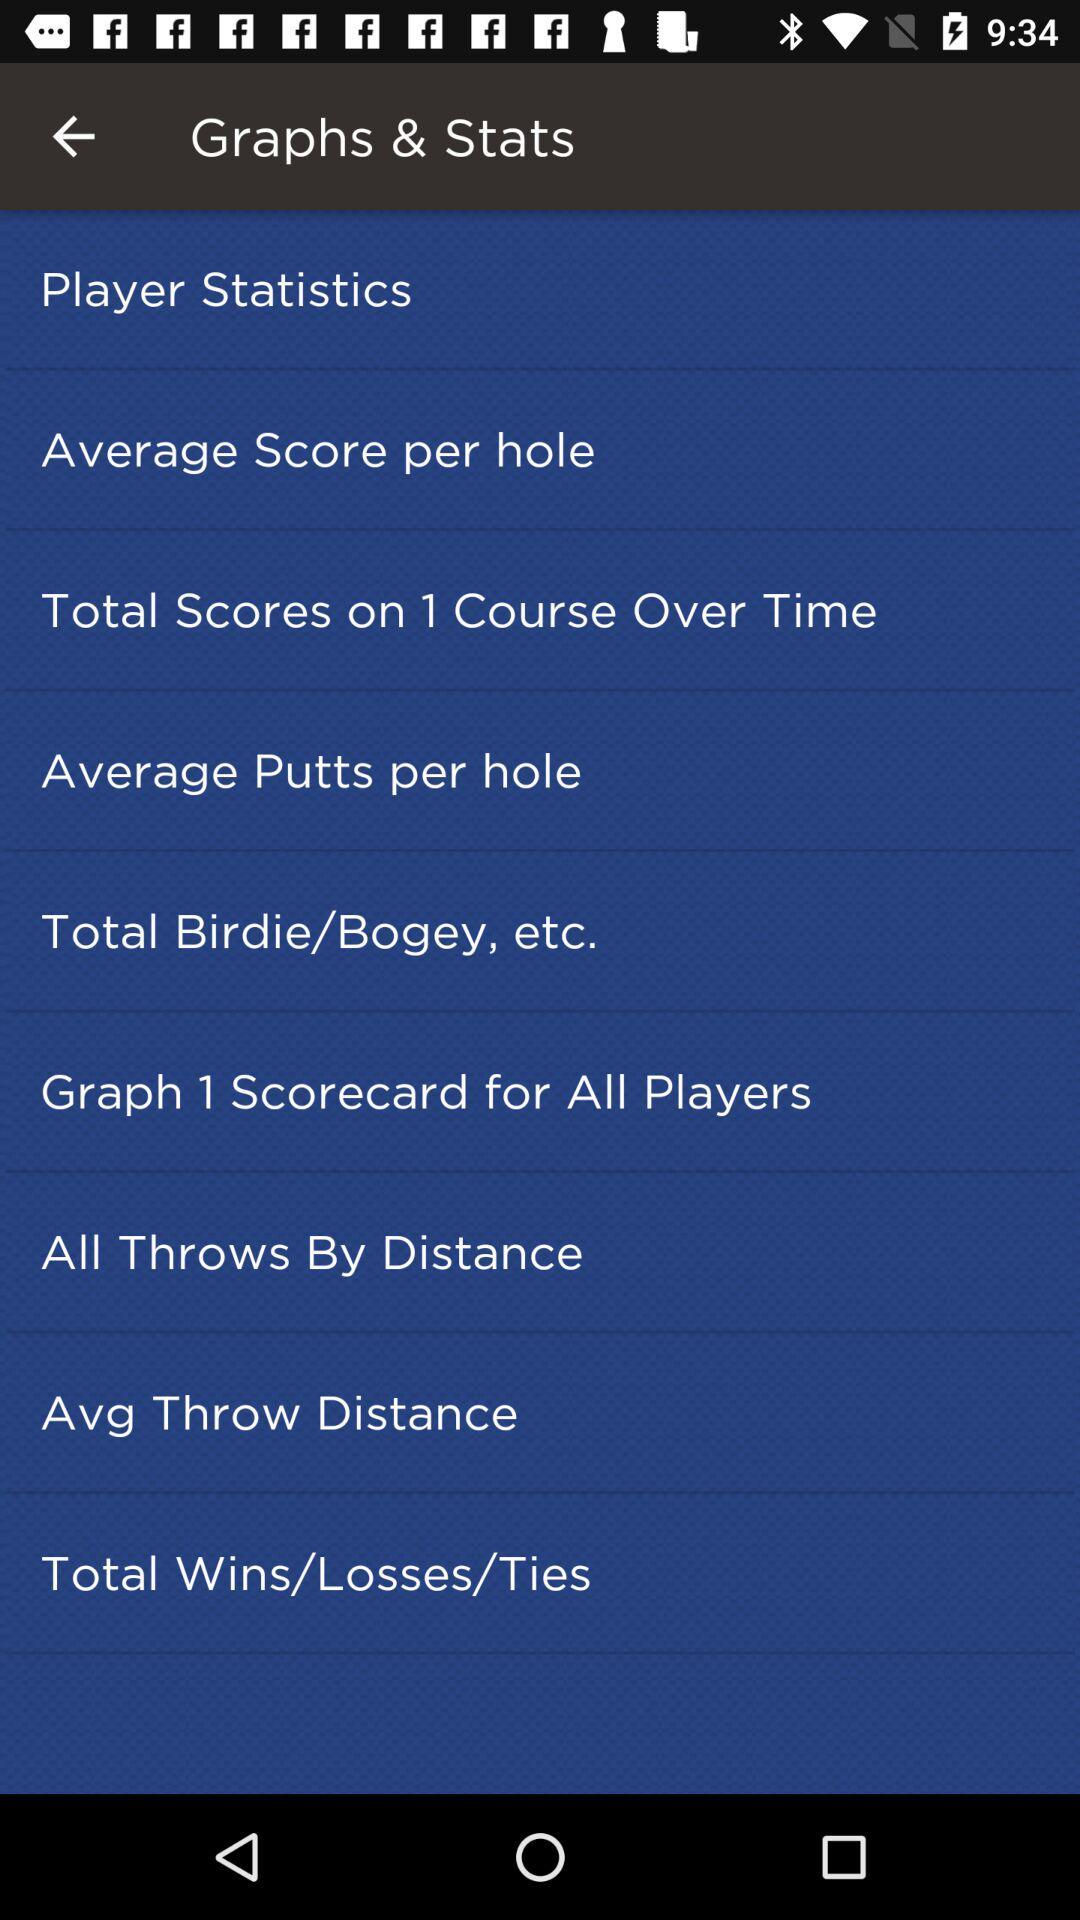  What do you see at coordinates (546, 769) in the screenshot?
I see `the icon above the total birdie bogey` at bounding box center [546, 769].